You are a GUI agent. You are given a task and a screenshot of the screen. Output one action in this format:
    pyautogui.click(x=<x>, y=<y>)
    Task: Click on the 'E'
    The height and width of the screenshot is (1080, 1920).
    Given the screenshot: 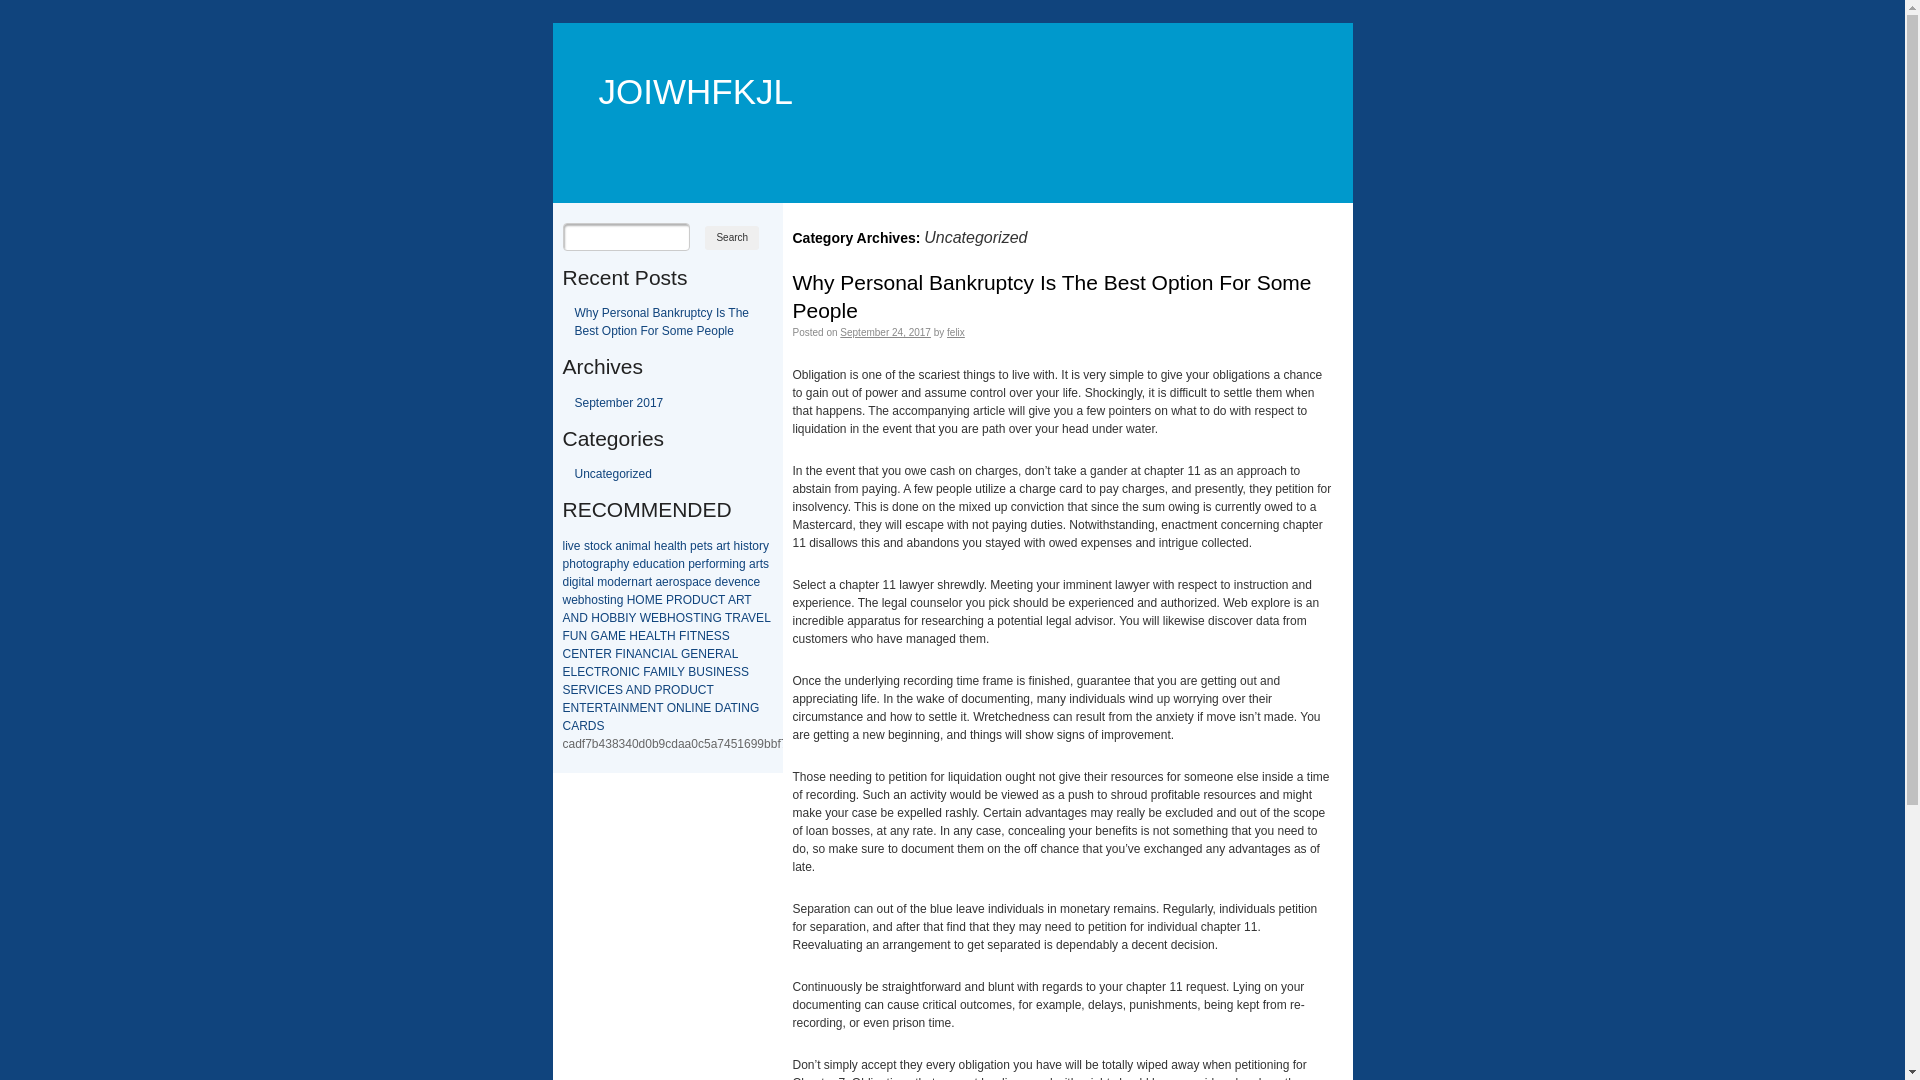 What is the action you would take?
    pyautogui.click(x=621, y=636)
    